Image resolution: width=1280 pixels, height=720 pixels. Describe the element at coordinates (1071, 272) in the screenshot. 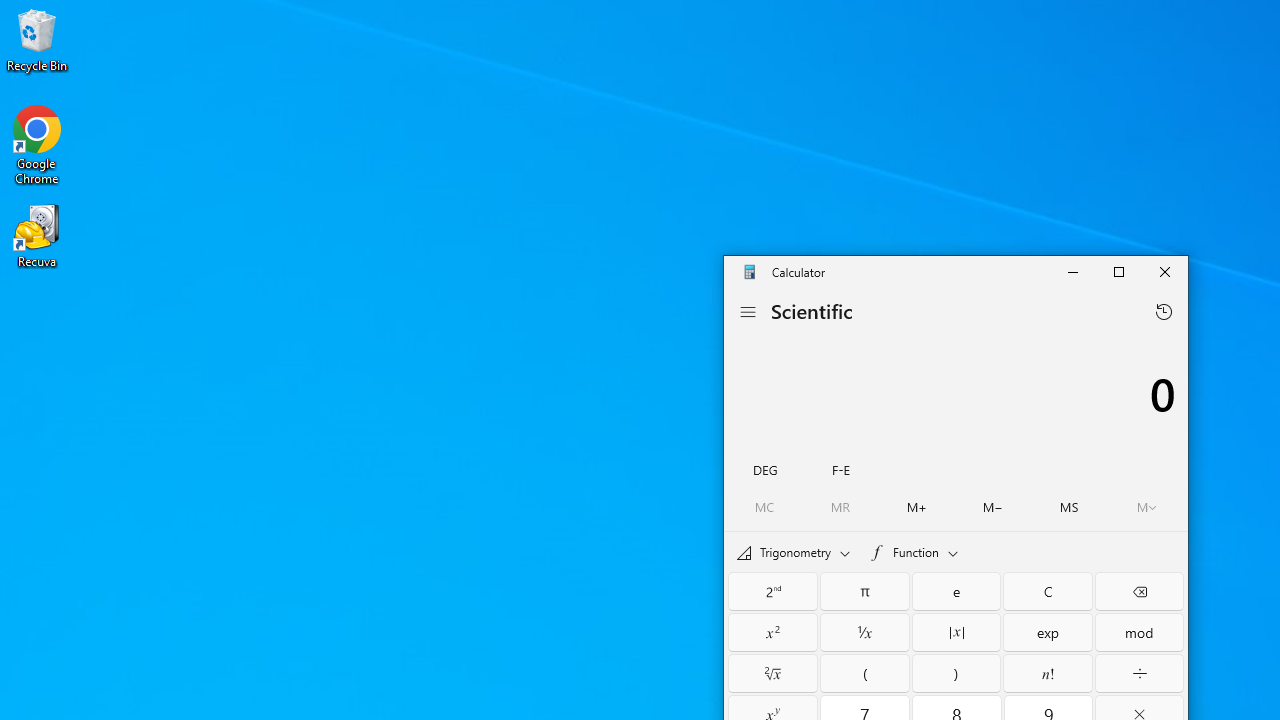

I see `'Minimize Calculator'` at that location.